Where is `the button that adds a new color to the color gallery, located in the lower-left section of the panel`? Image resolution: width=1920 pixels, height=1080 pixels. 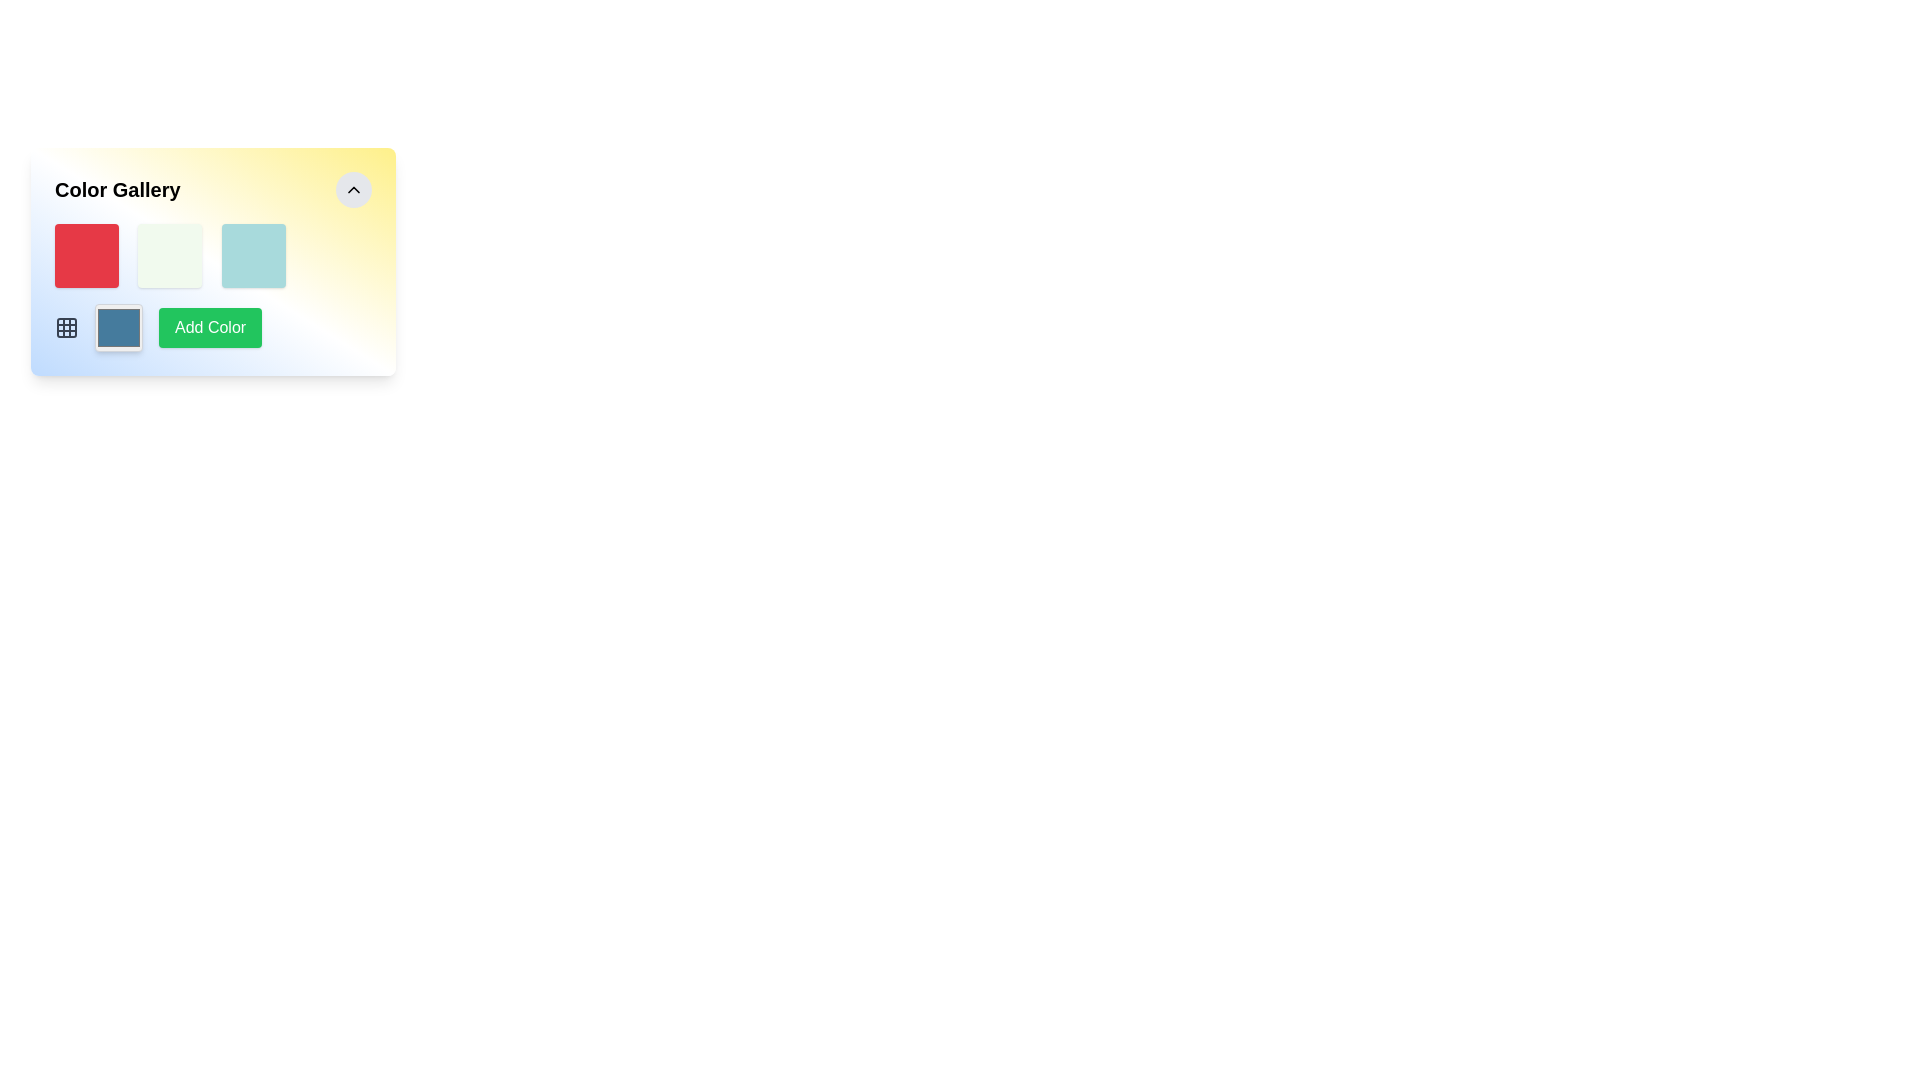 the button that adds a new color to the color gallery, located in the lower-left section of the panel is located at coordinates (210, 326).